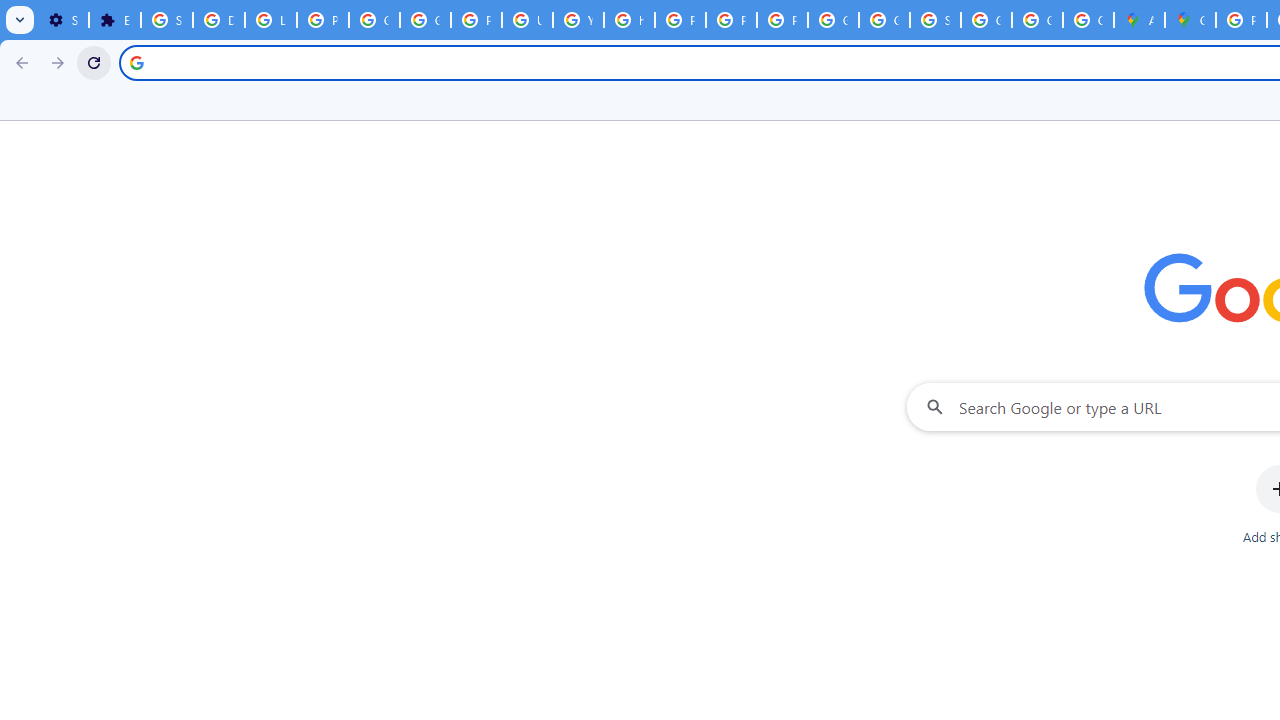 The image size is (1280, 720). Describe the element at coordinates (218, 20) in the screenshot. I see `'Delete photos & videos - Computer - Google Photos Help'` at that location.